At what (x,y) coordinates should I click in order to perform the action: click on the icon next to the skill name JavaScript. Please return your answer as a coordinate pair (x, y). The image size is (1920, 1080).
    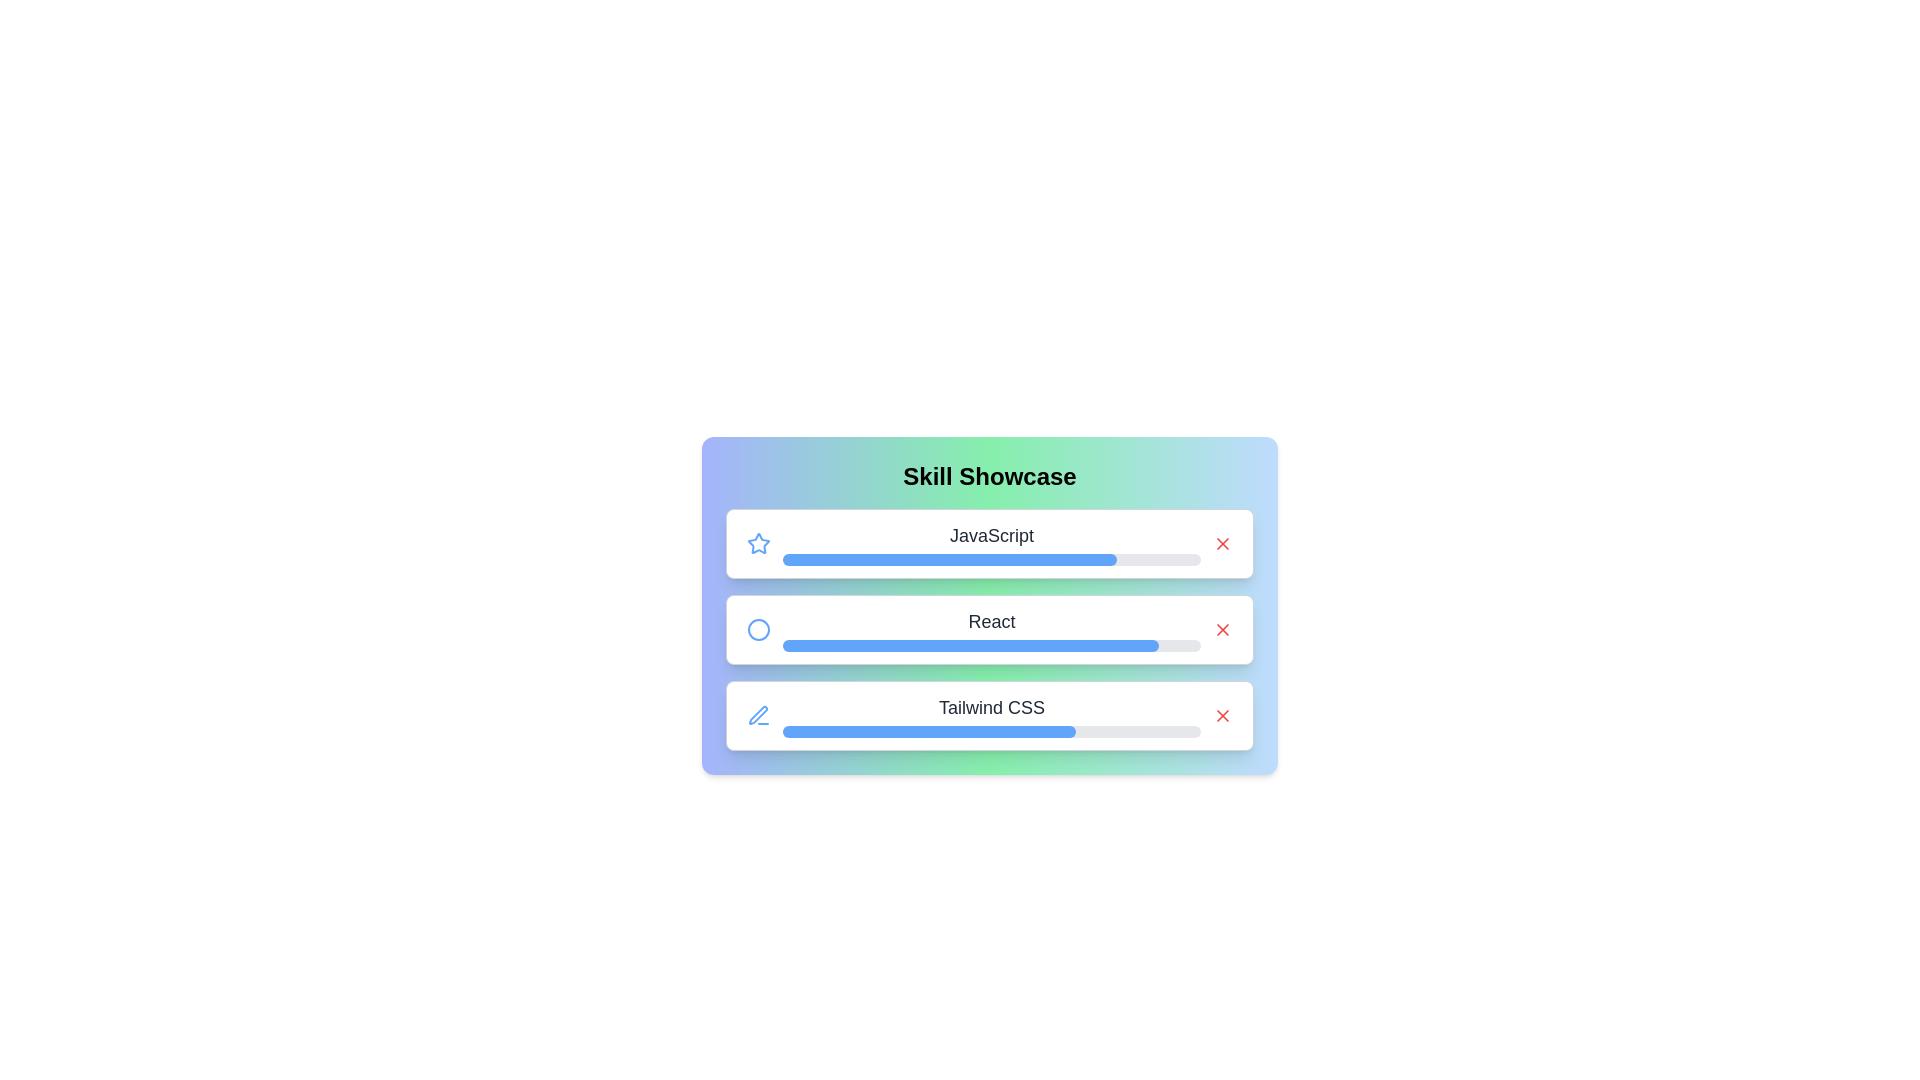
    Looking at the image, I should click on (757, 543).